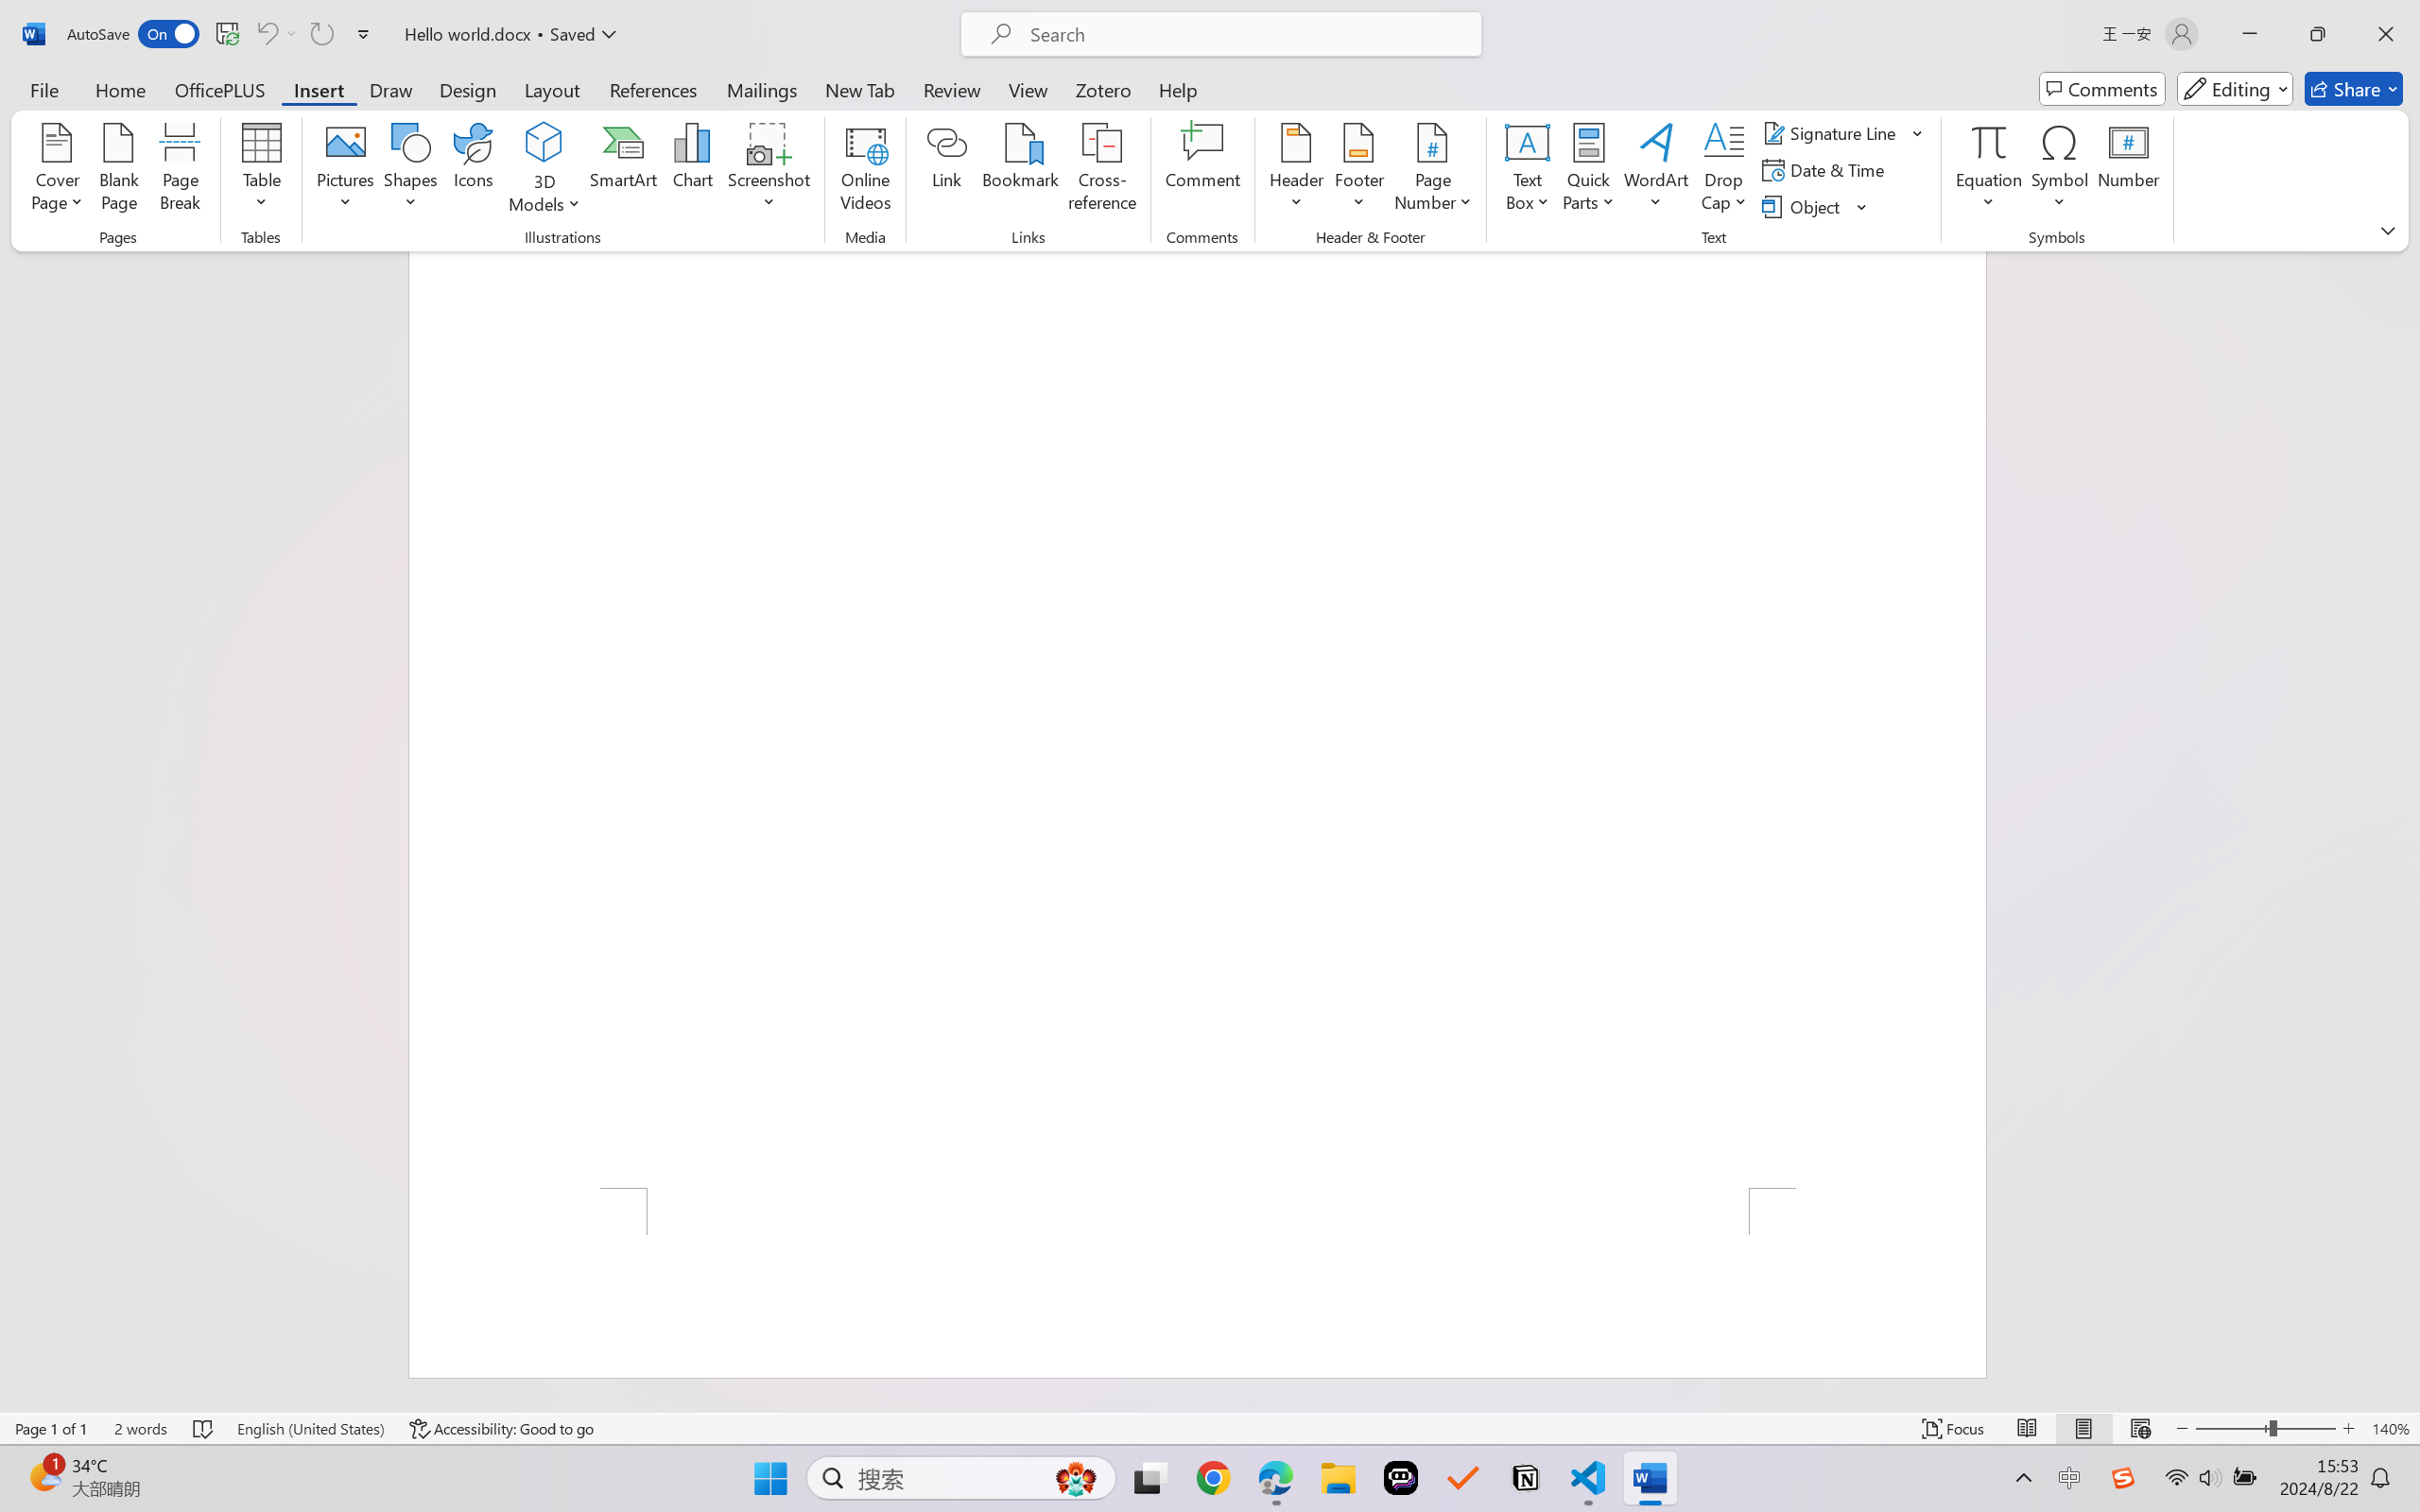  Describe the element at coordinates (43, 1476) in the screenshot. I see `'AutomationID: BadgeAnchorLargeTicker'` at that location.